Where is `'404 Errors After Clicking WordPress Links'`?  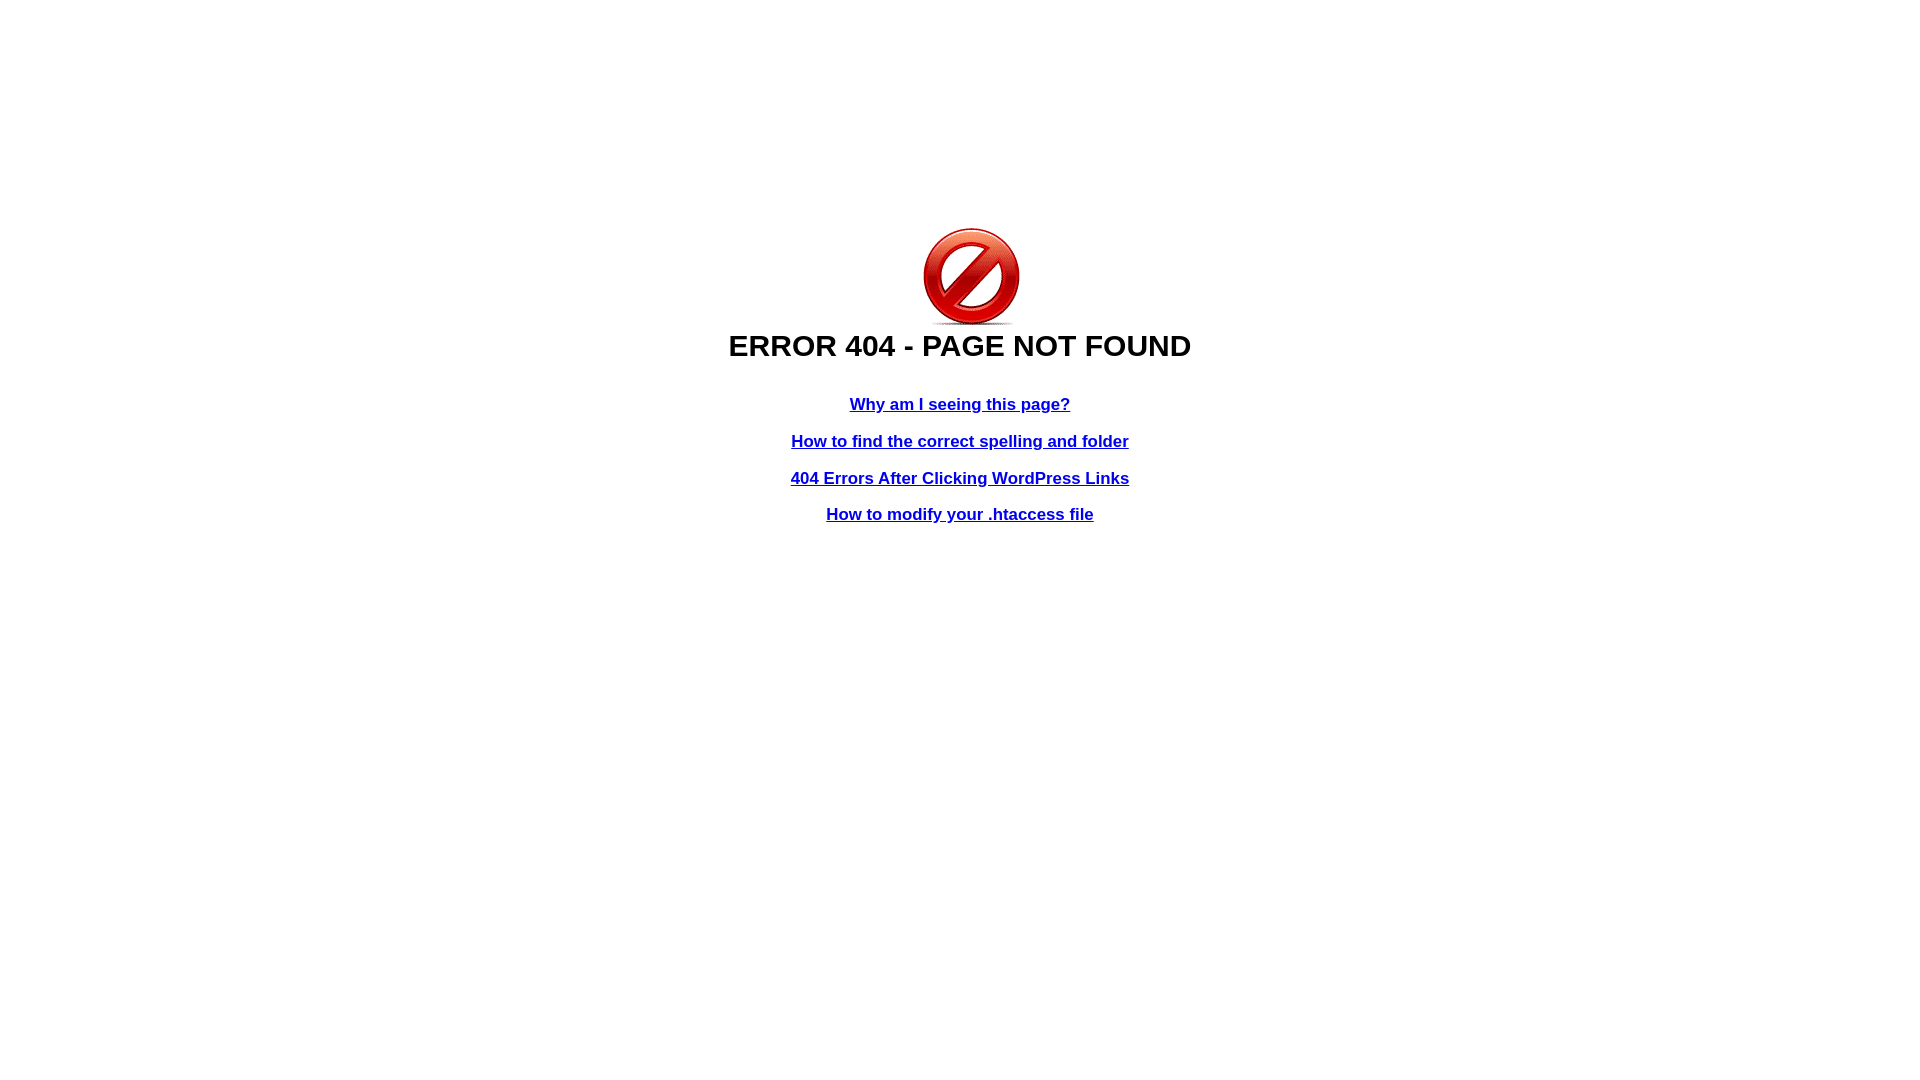 '404 Errors After Clicking WordPress Links' is located at coordinates (790, 478).